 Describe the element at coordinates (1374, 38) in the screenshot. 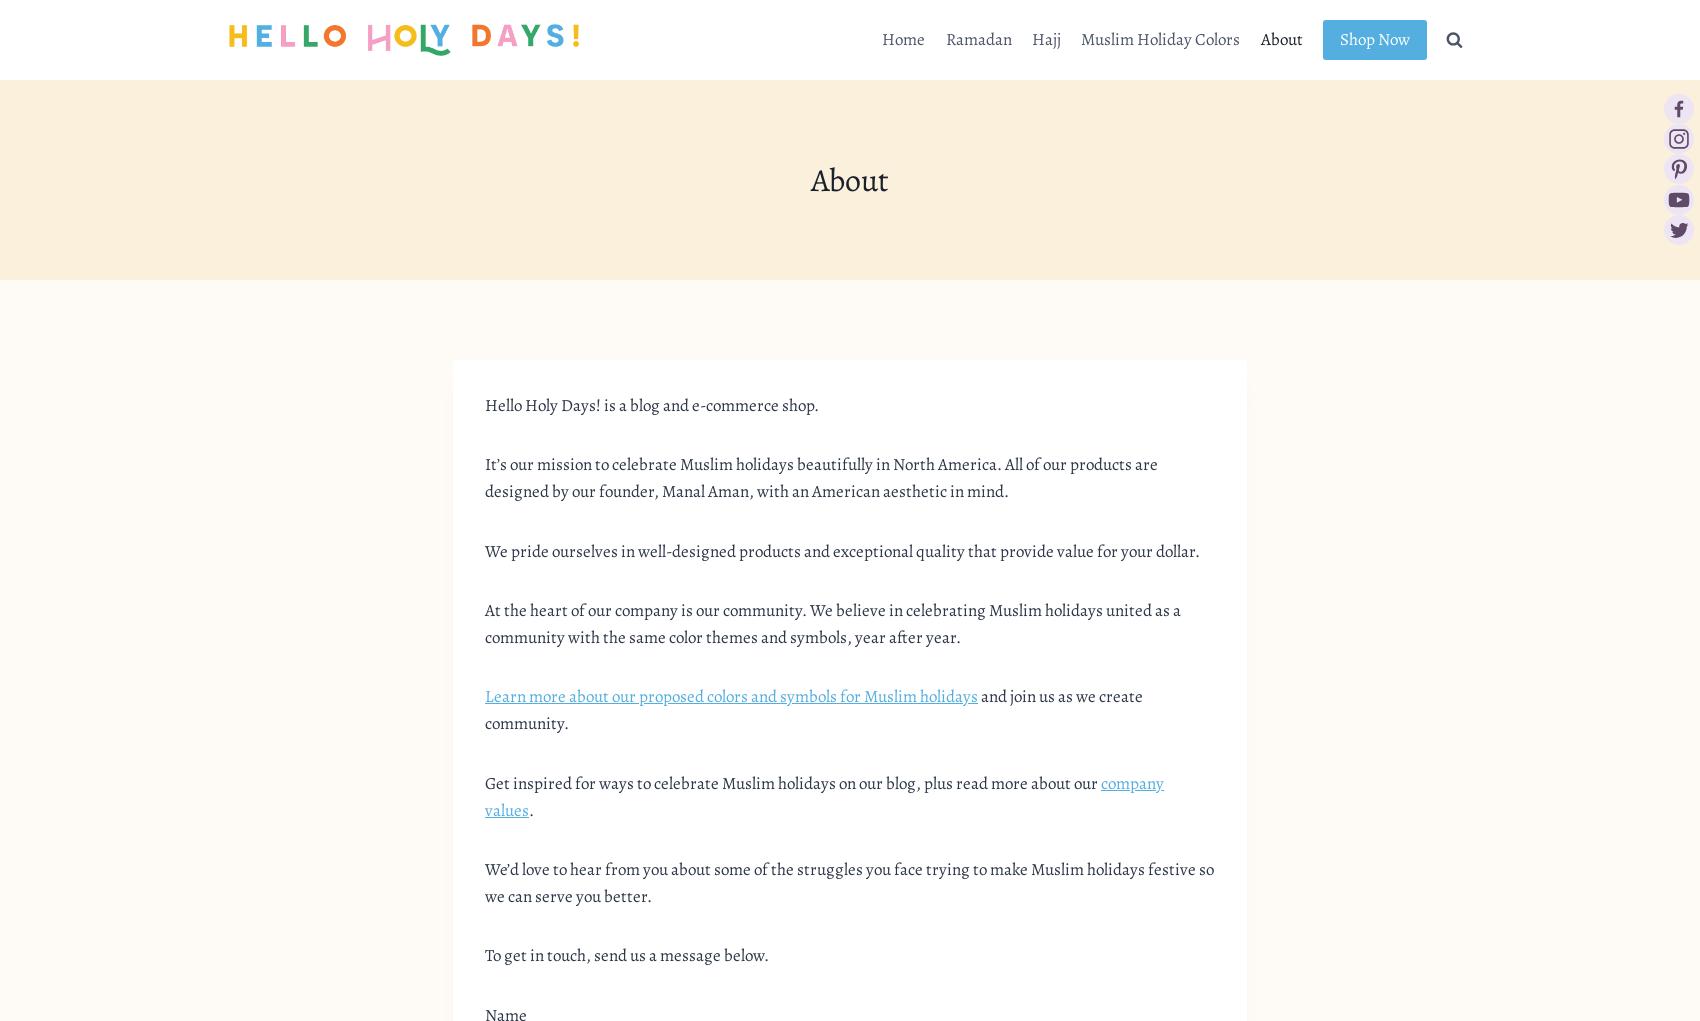

I see `'Shop Now'` at that location.